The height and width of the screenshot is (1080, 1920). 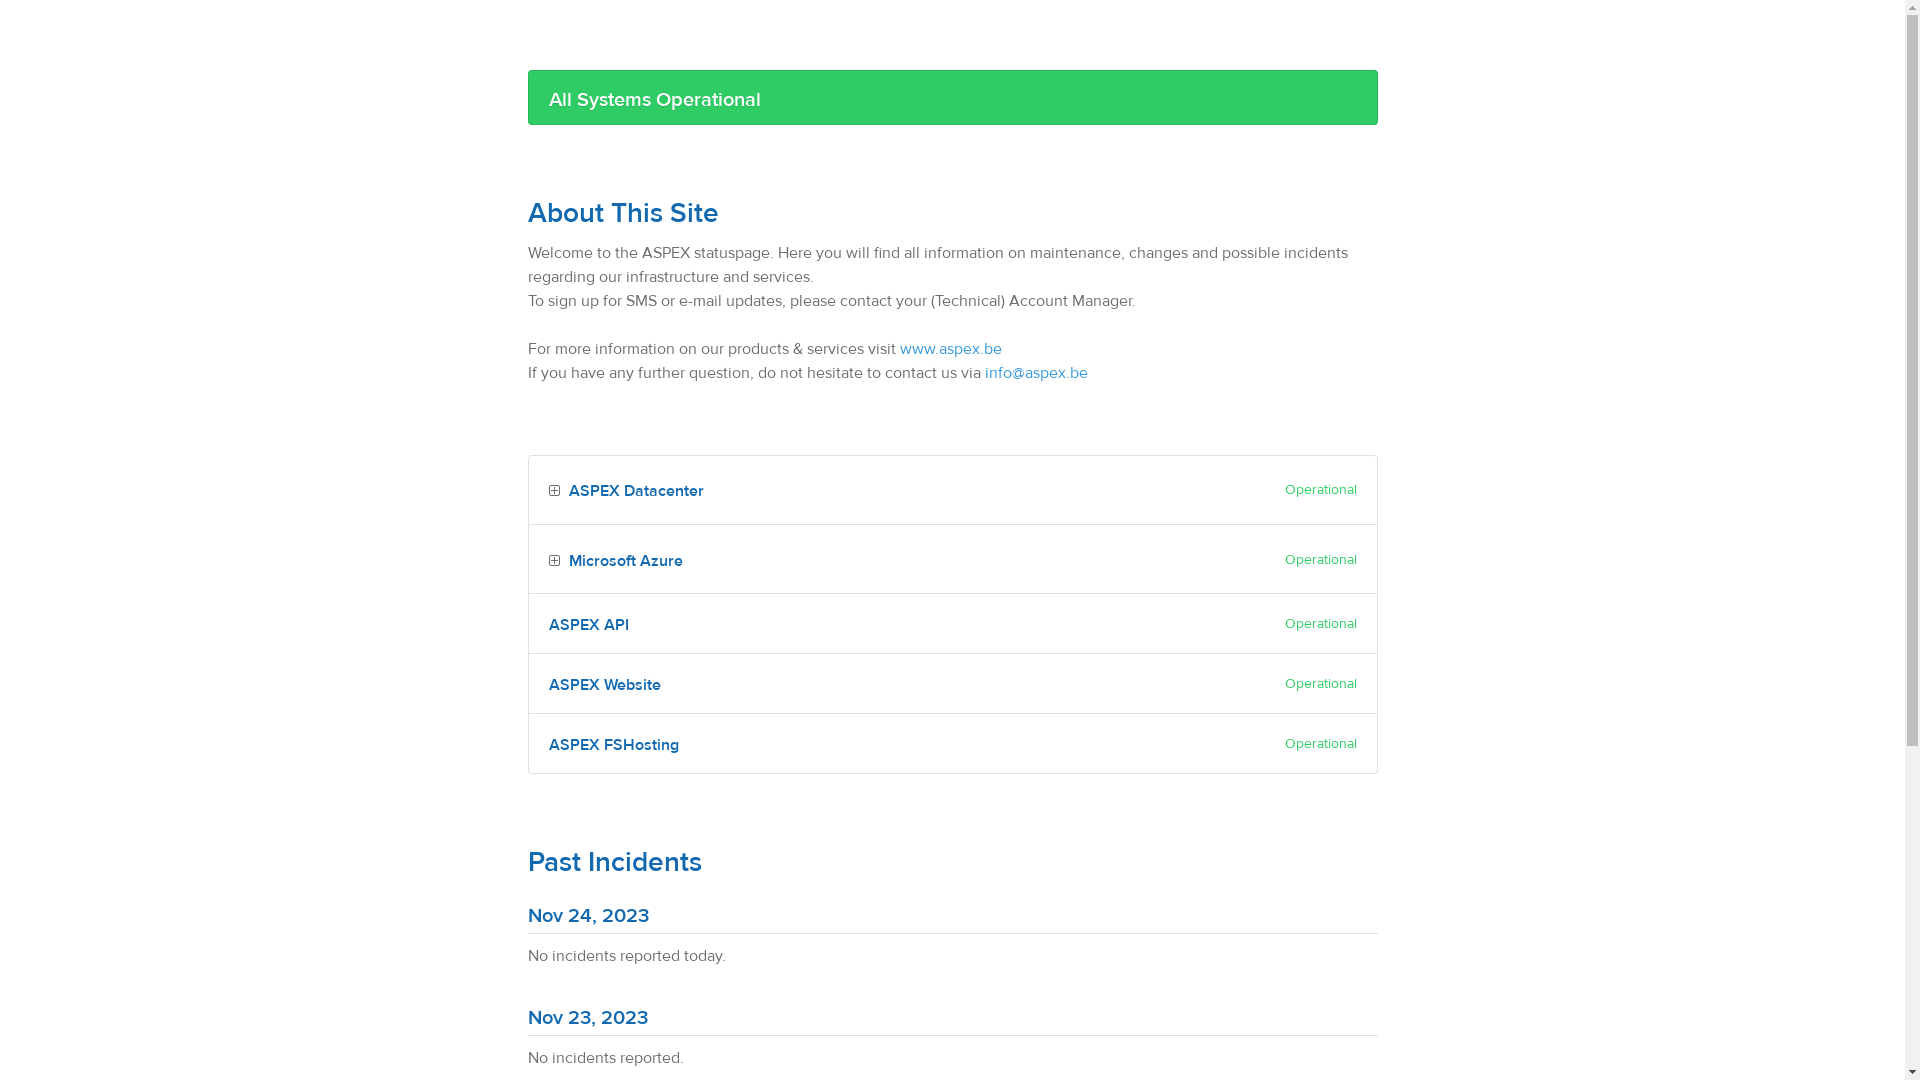 I want to click on 'info@aspex.be', so click(x=1035, y=373).